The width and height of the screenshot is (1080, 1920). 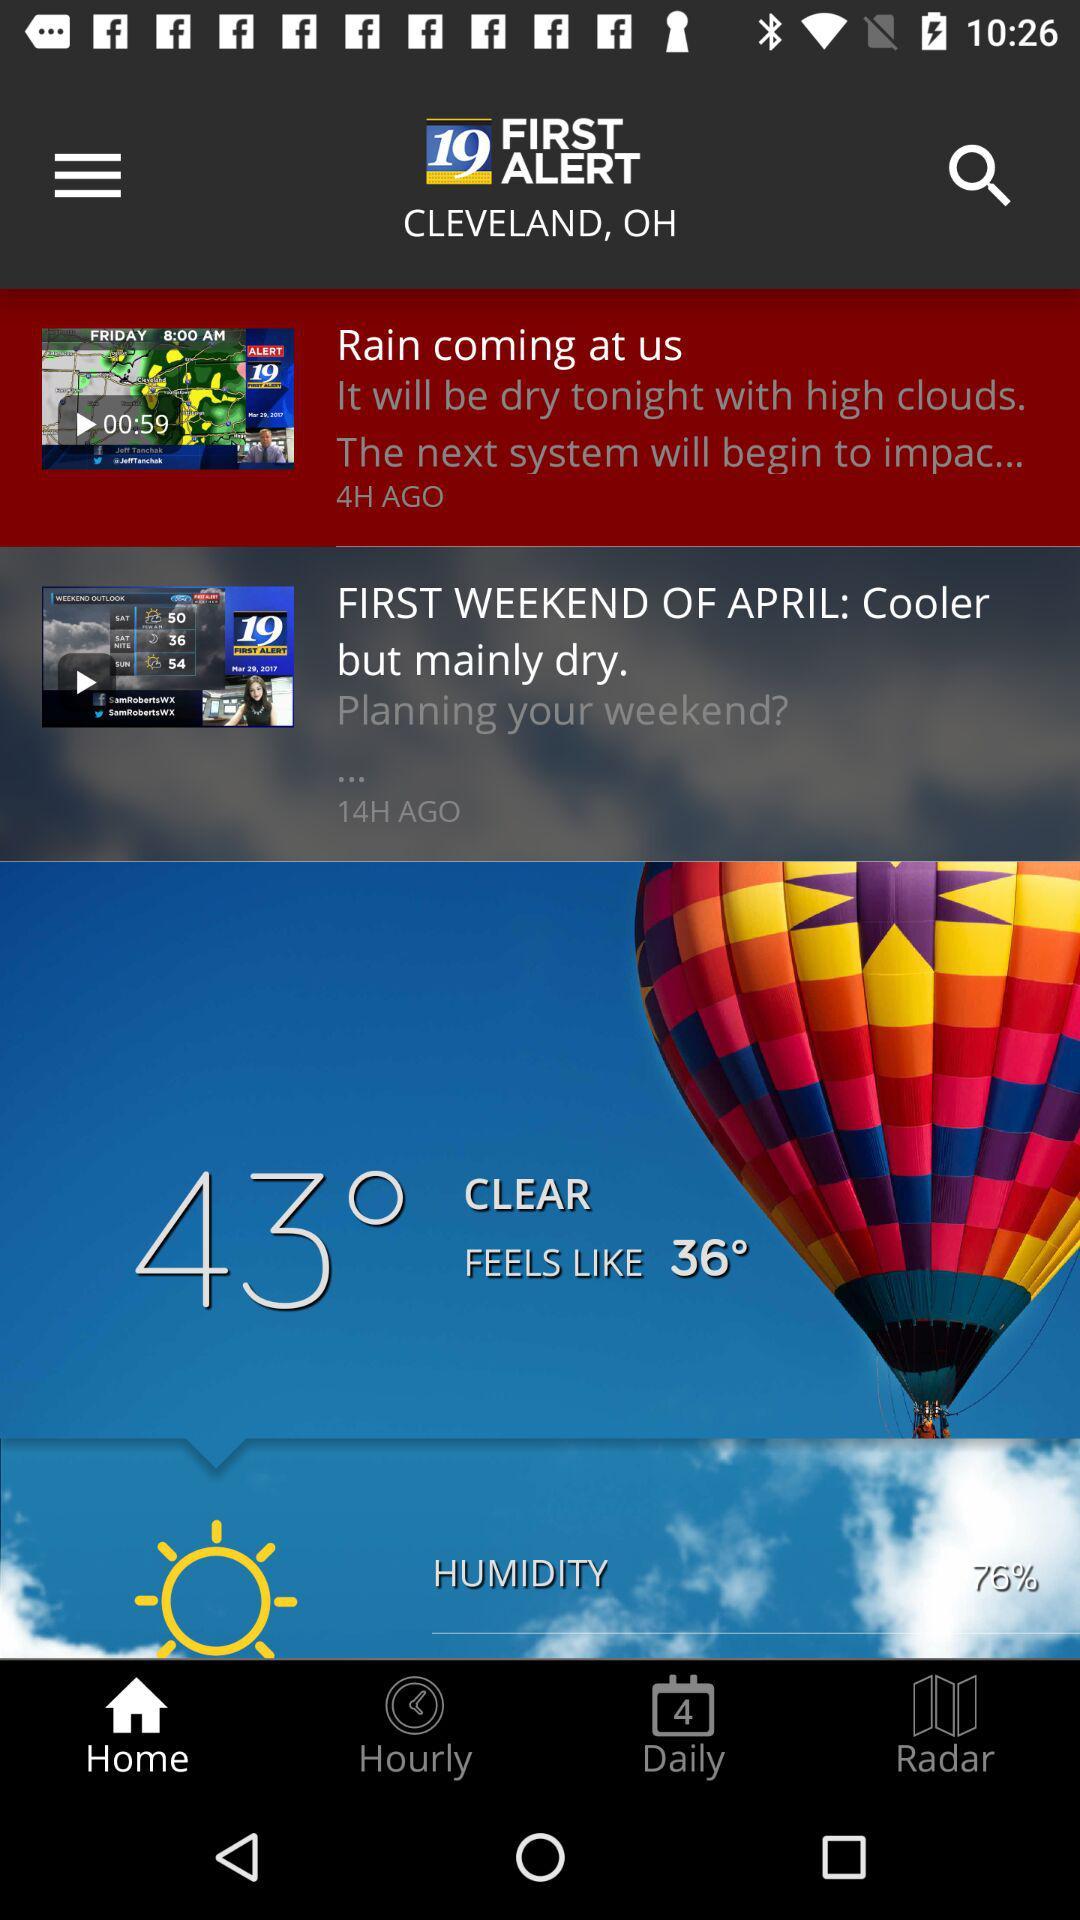 I want to click on the icon next to daily, so click(x=945, y=1726).